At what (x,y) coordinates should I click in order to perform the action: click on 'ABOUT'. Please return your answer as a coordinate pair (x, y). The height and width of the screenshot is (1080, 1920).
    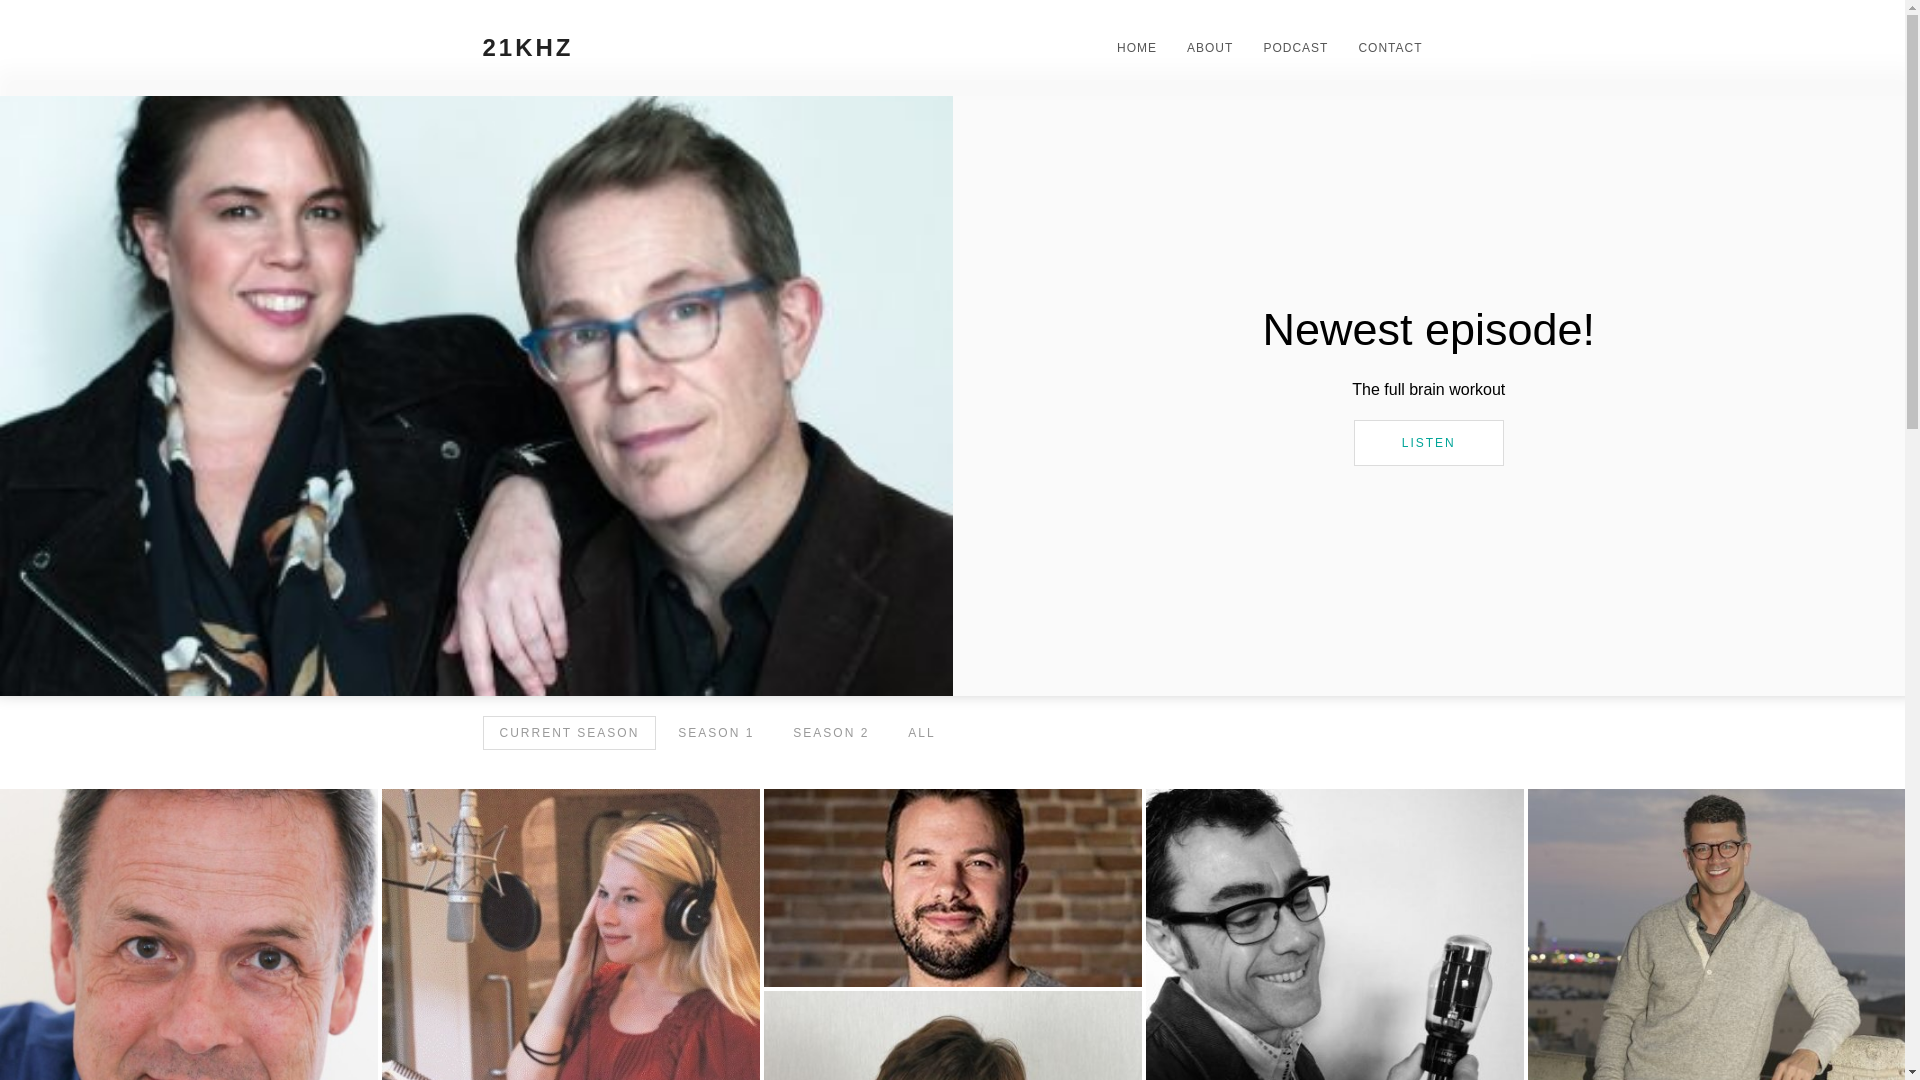
    Looking at the image, I should click on (1201, 46).